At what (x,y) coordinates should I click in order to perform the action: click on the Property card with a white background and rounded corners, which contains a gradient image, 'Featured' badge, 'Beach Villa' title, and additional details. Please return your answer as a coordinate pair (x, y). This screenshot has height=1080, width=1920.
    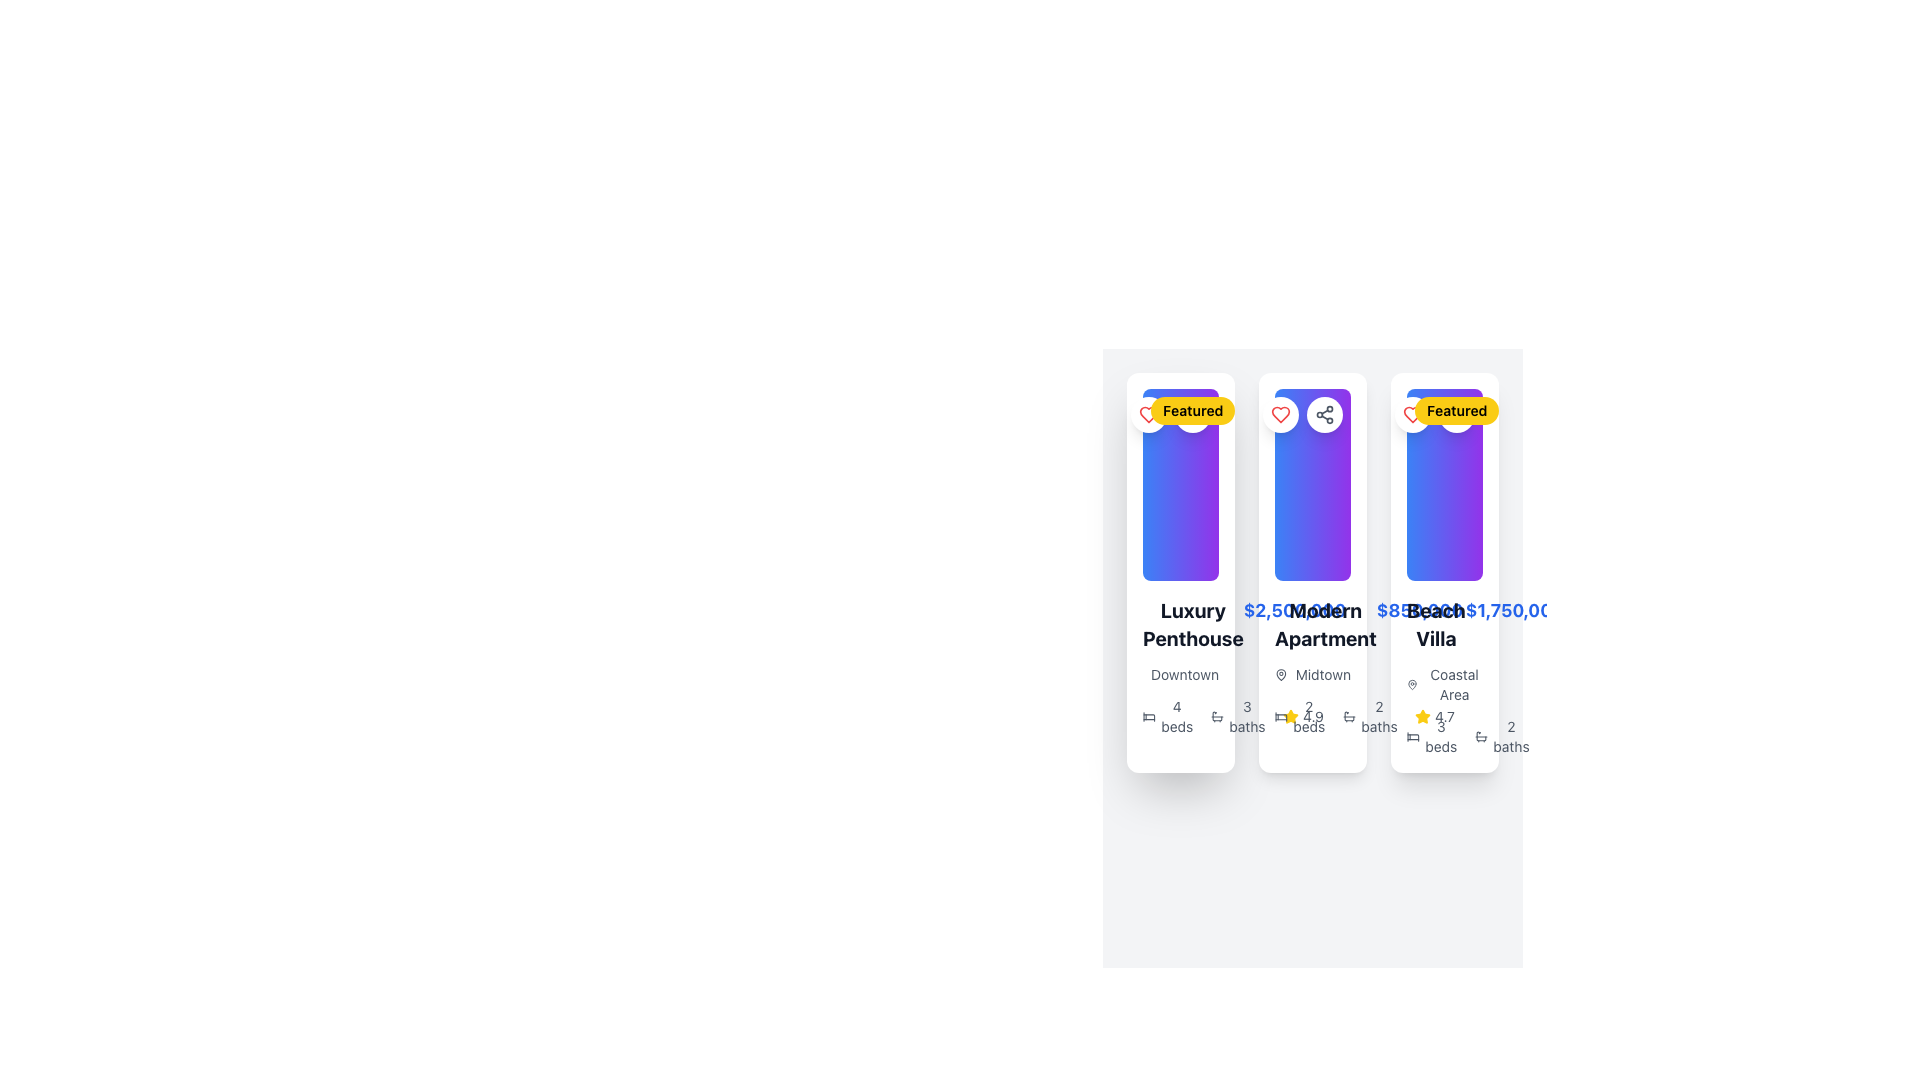
    Looking at the image, I should click on (1444, 573).